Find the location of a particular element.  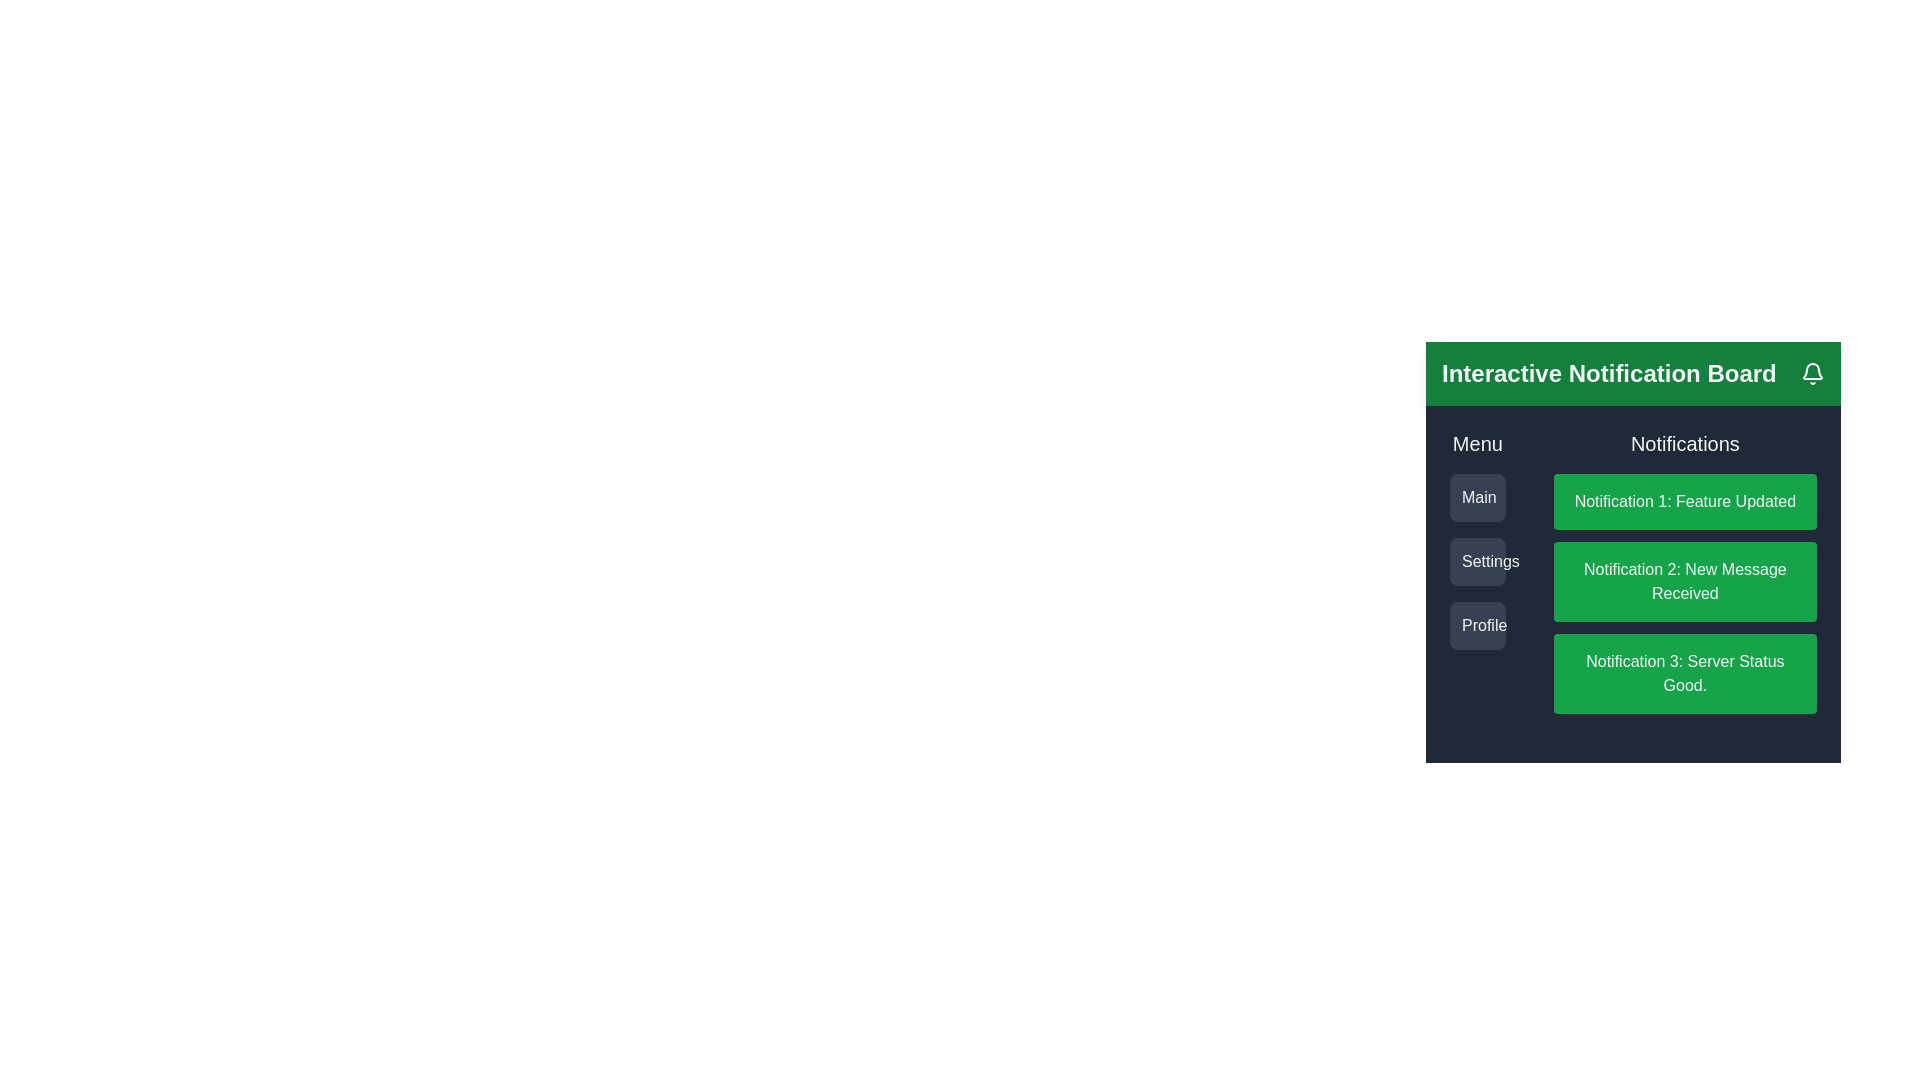

the second notification item in the Notifications panel is located at coordinates (1633, 540).